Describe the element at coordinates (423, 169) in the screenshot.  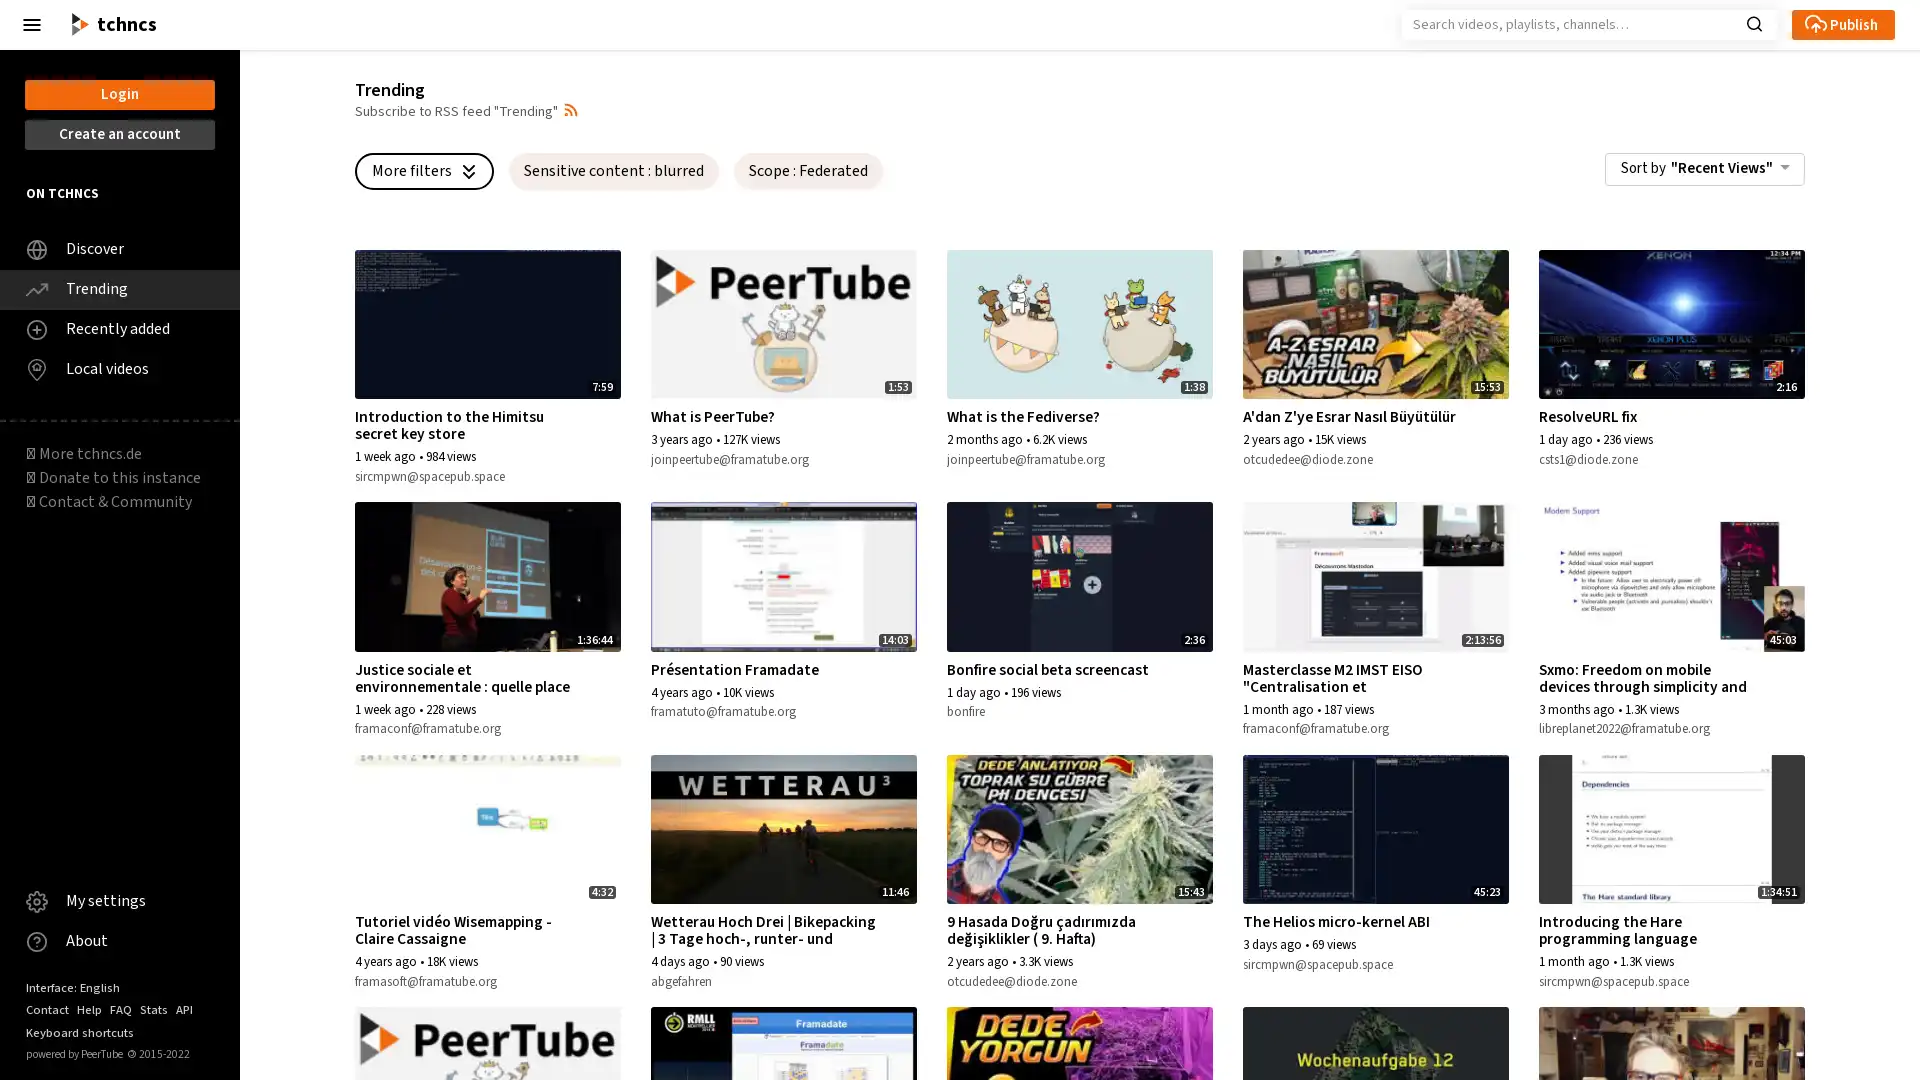
I see `More filters` at that location.